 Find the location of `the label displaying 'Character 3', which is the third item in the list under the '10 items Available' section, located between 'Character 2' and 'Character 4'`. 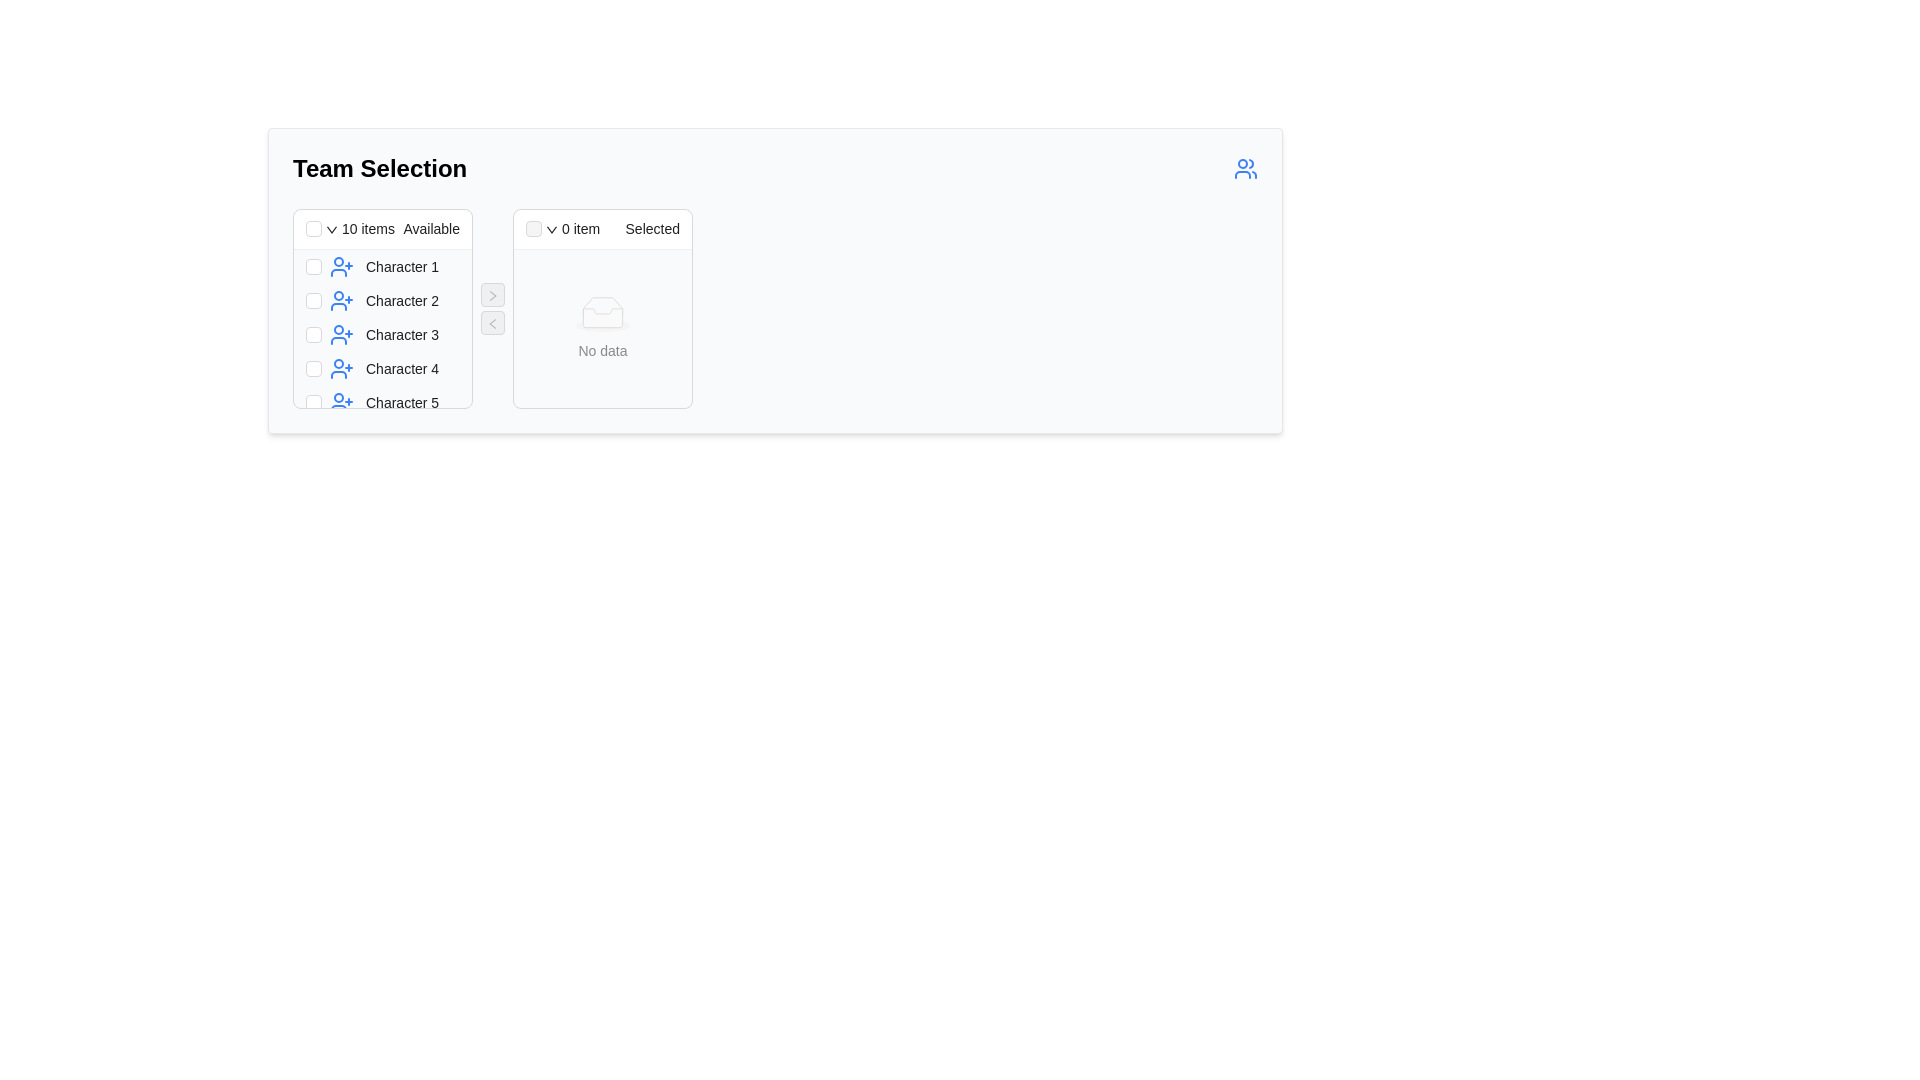

the label displaying 'Character 3', which is the third item in the list under the '10 items Available' section, located between 'Character 2' and 'Character 4' is located at coordinates (401, 334).